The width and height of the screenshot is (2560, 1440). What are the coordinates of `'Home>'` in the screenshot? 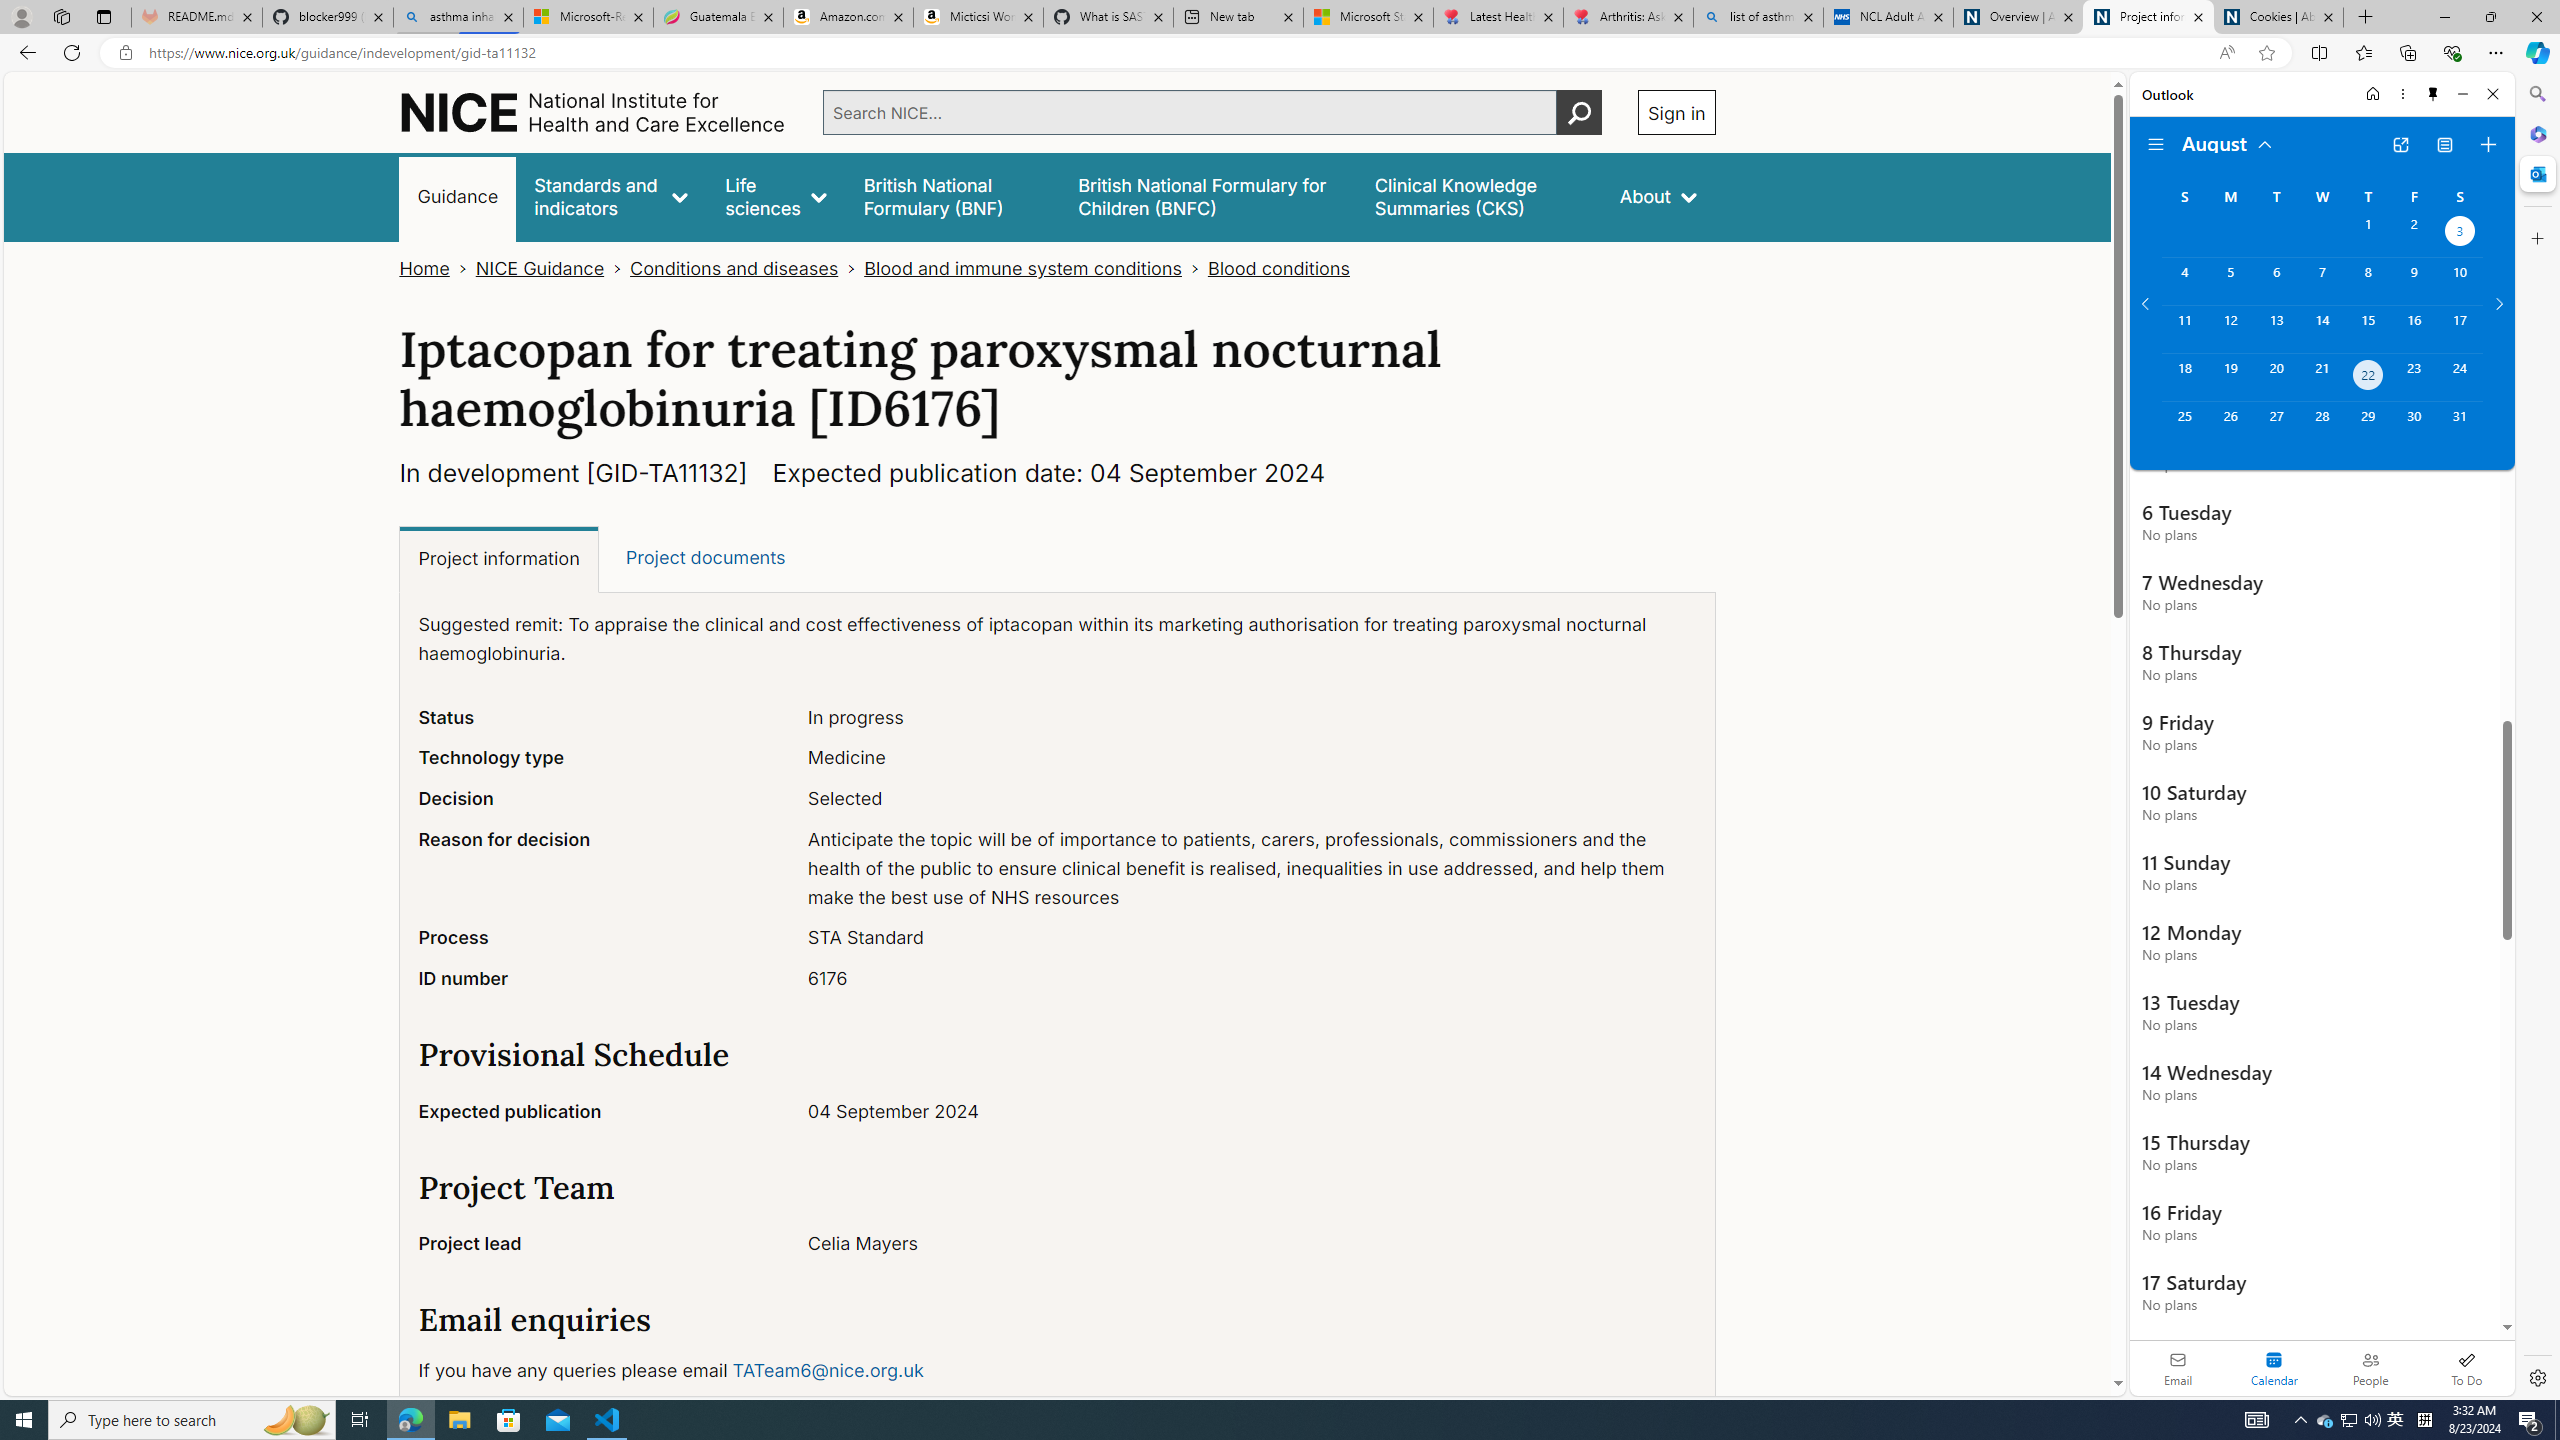 It's located at (436, 268).